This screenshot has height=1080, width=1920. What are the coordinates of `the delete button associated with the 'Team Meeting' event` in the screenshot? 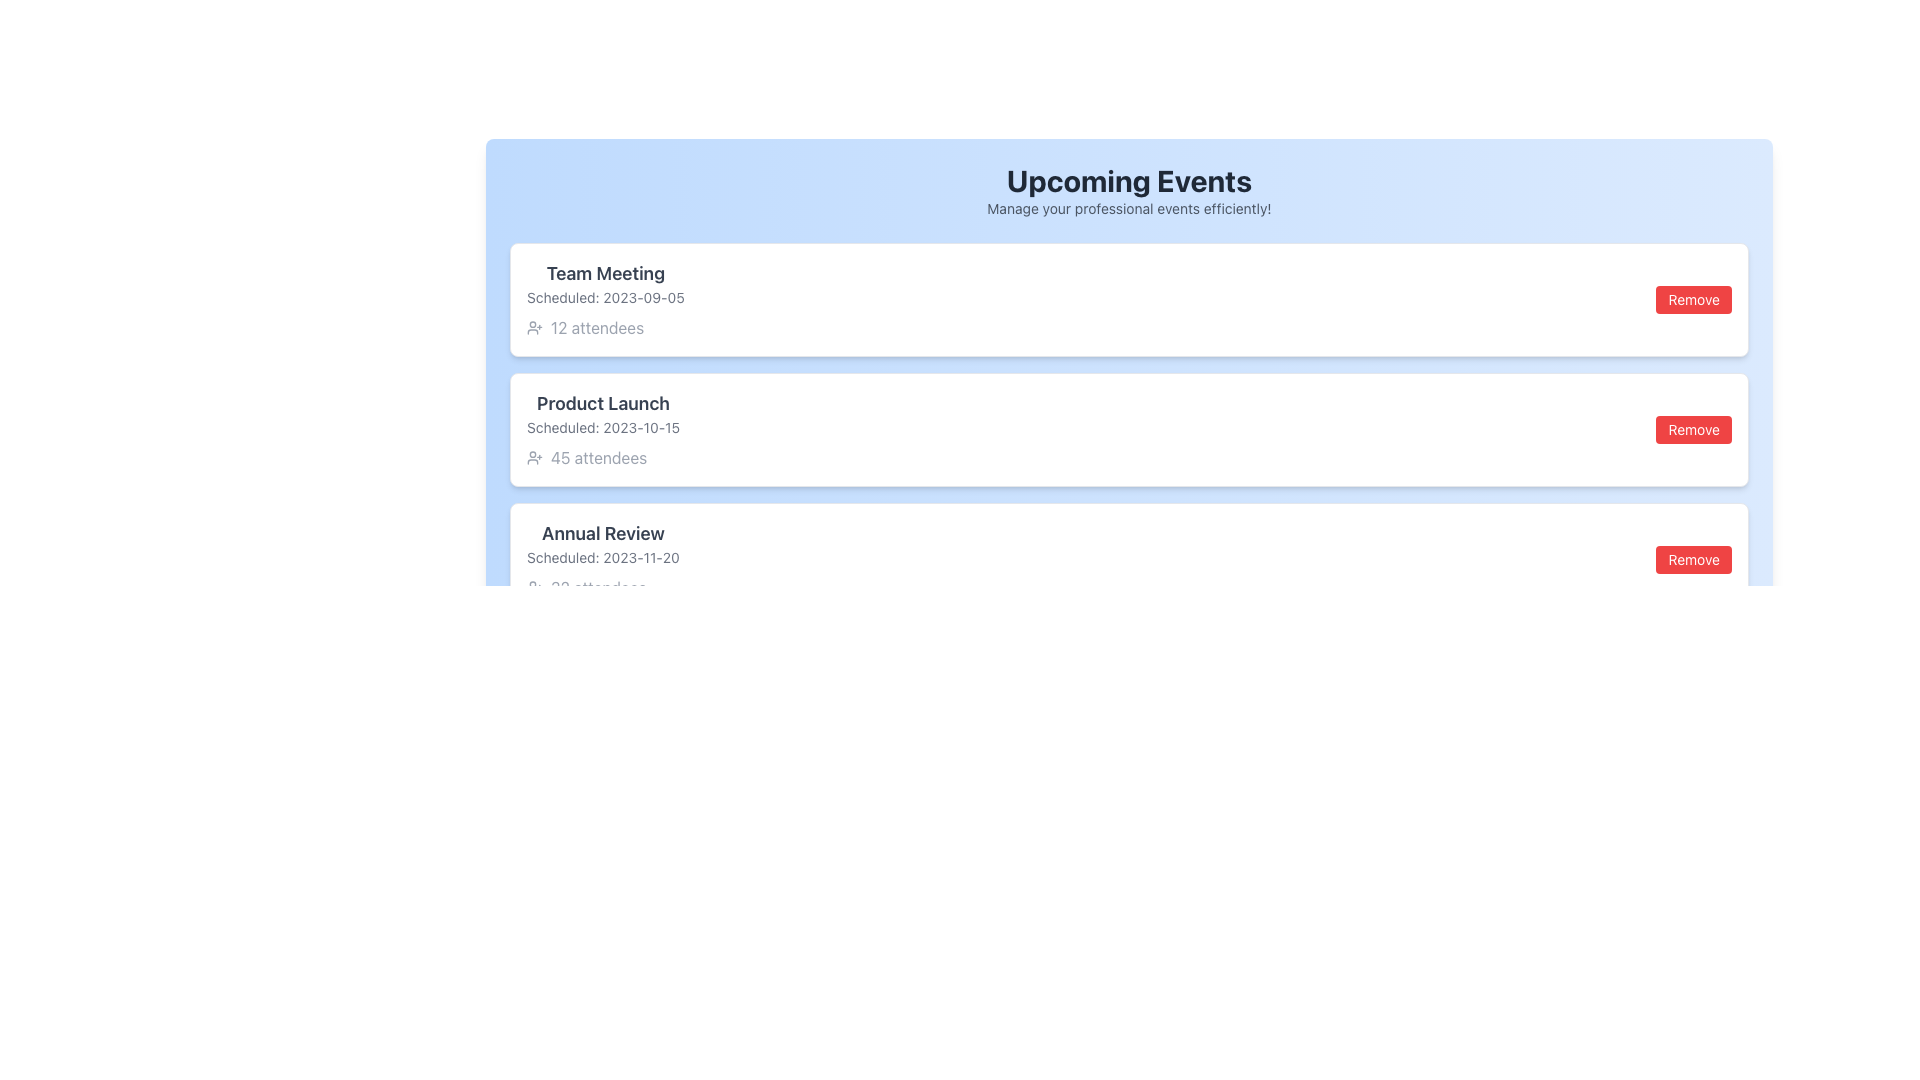 It's located at (1693, 300).